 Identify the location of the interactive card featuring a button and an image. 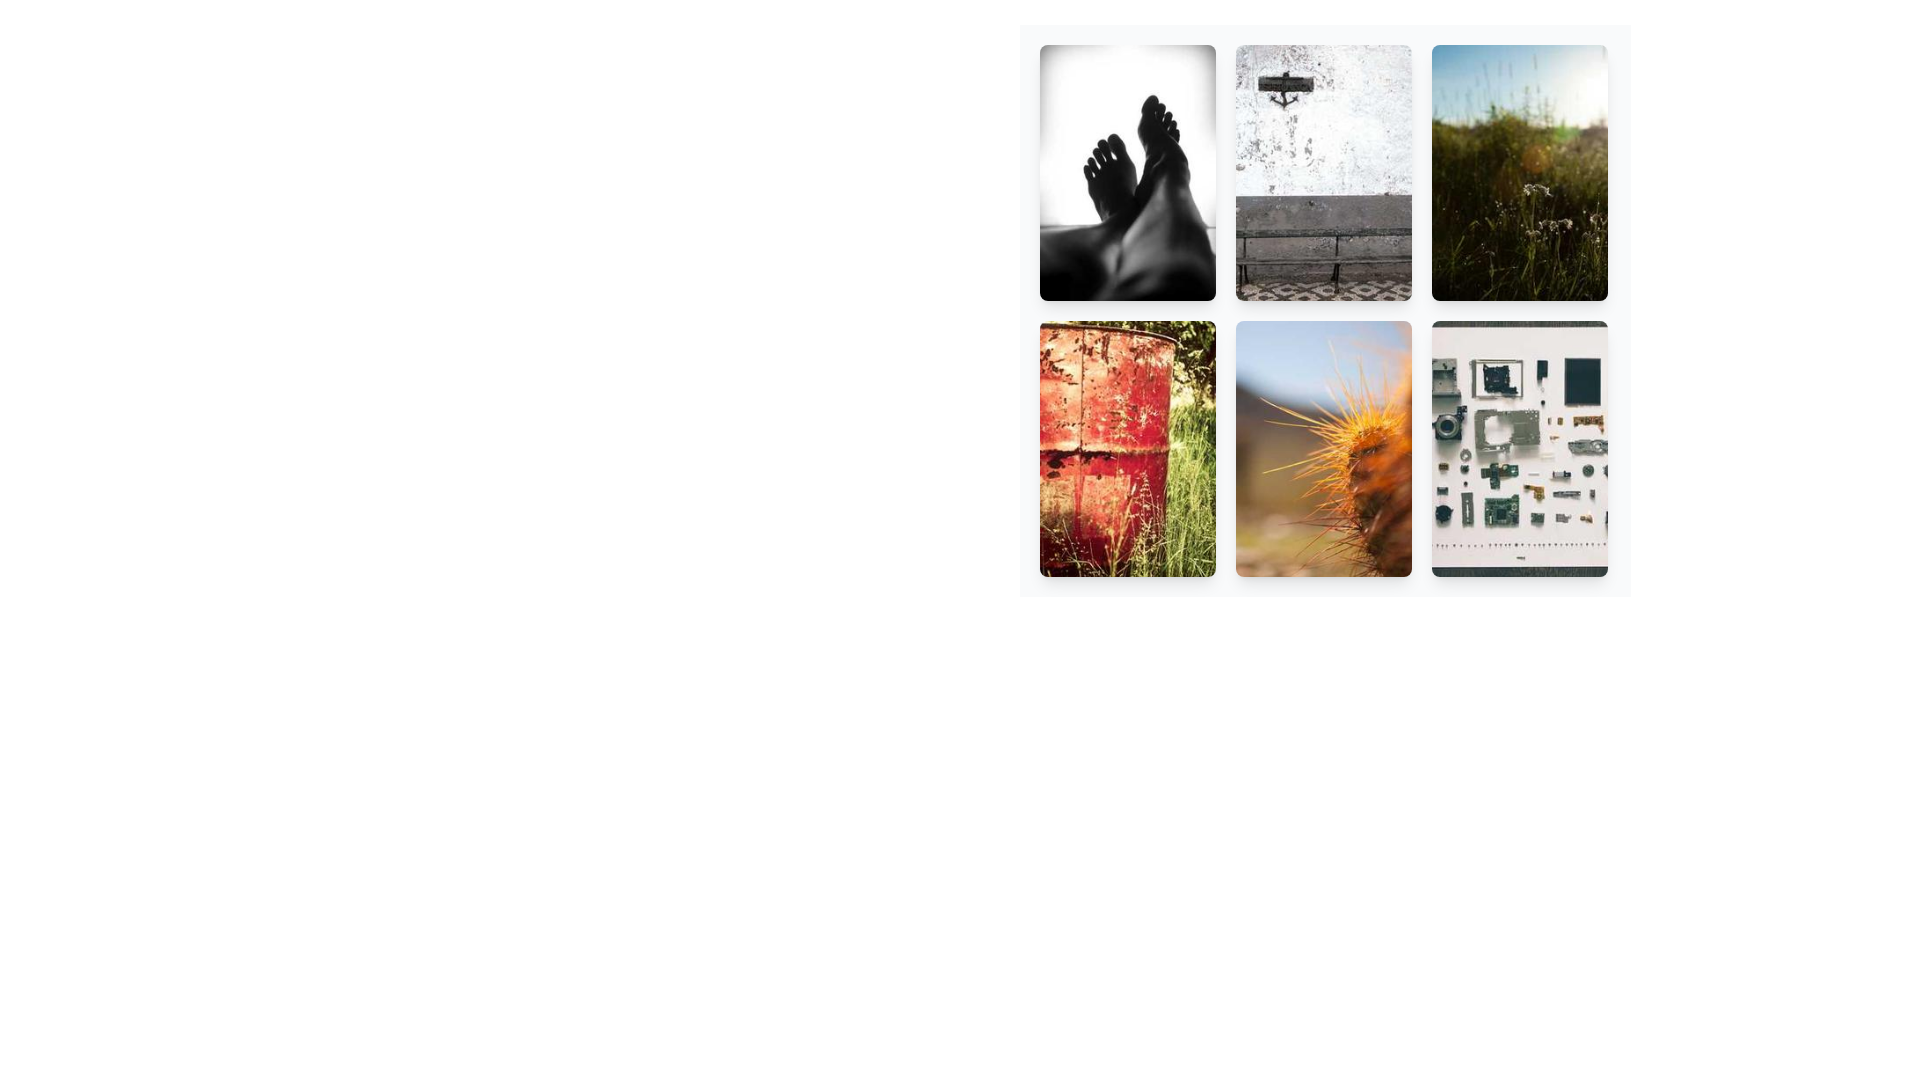
(1520, 172).